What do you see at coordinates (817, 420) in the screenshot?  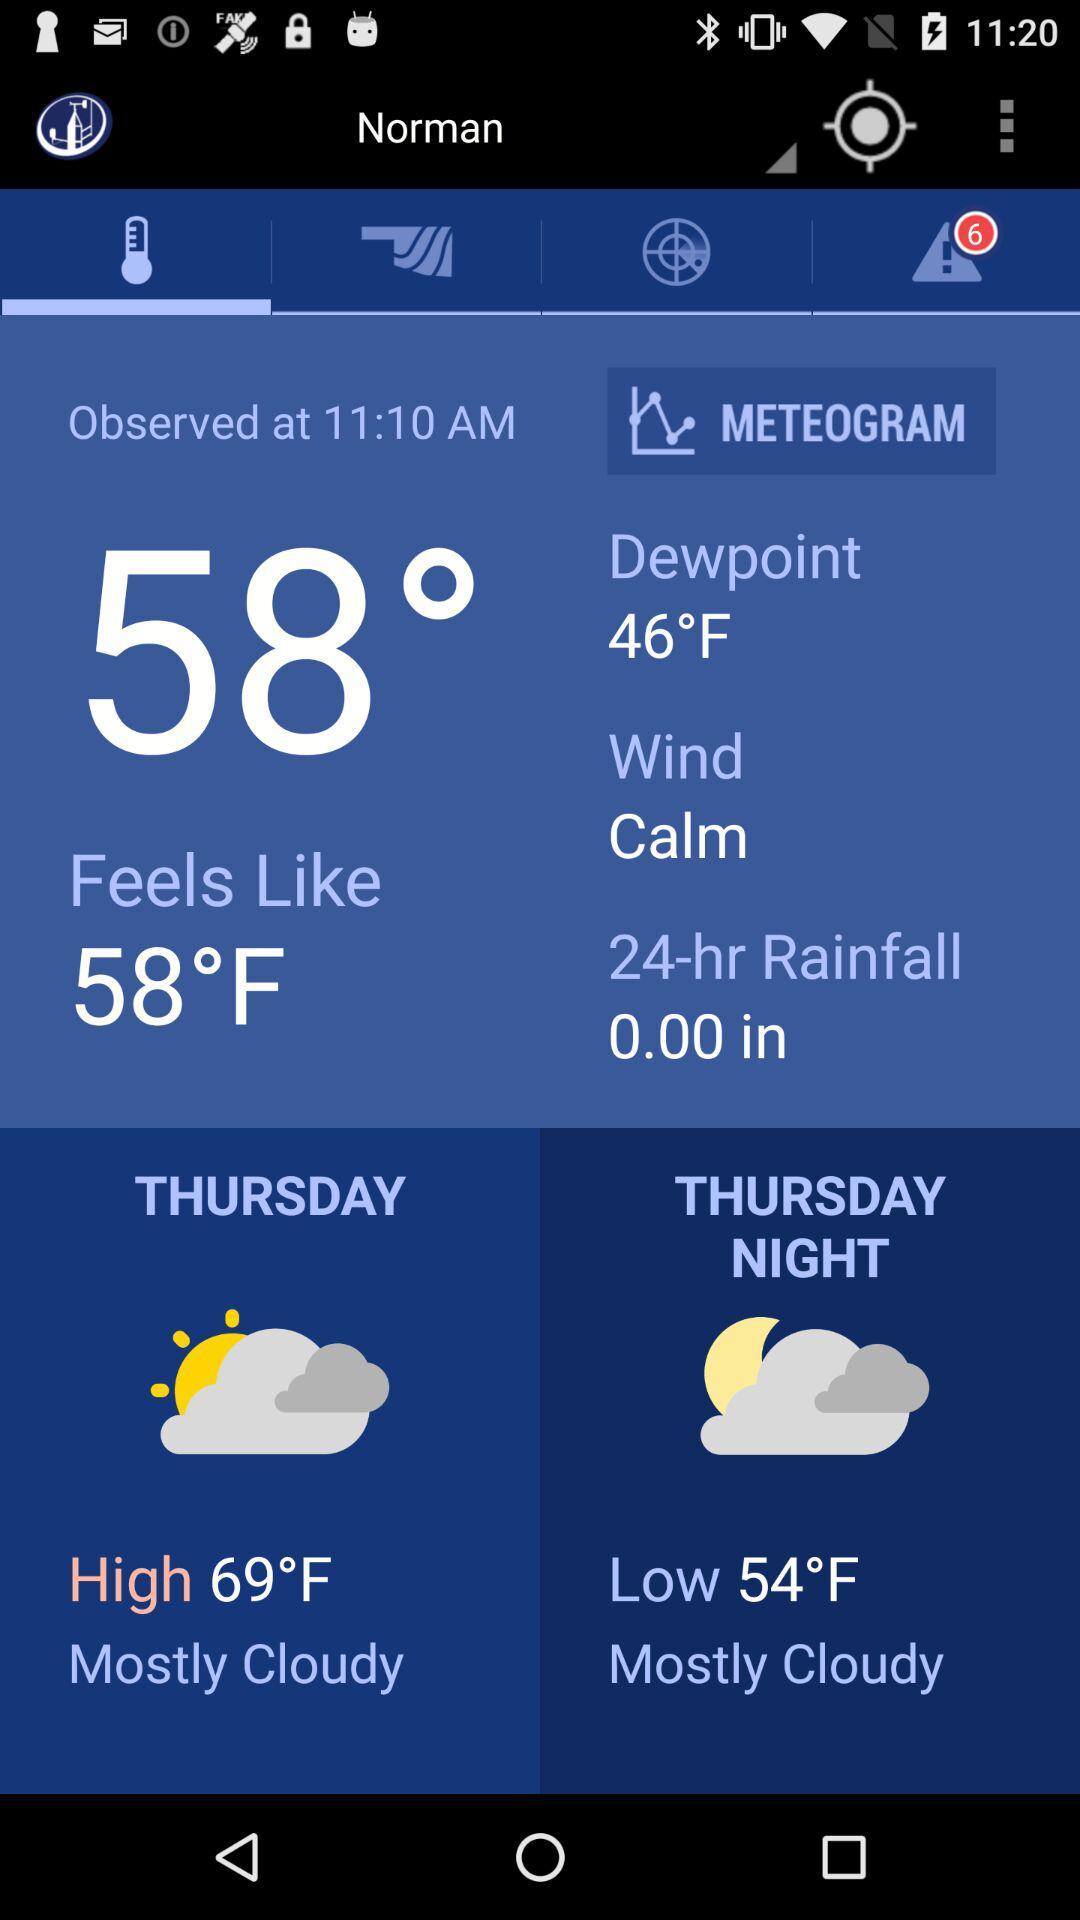 I see `meteogram` at bounding box center [817, 420].